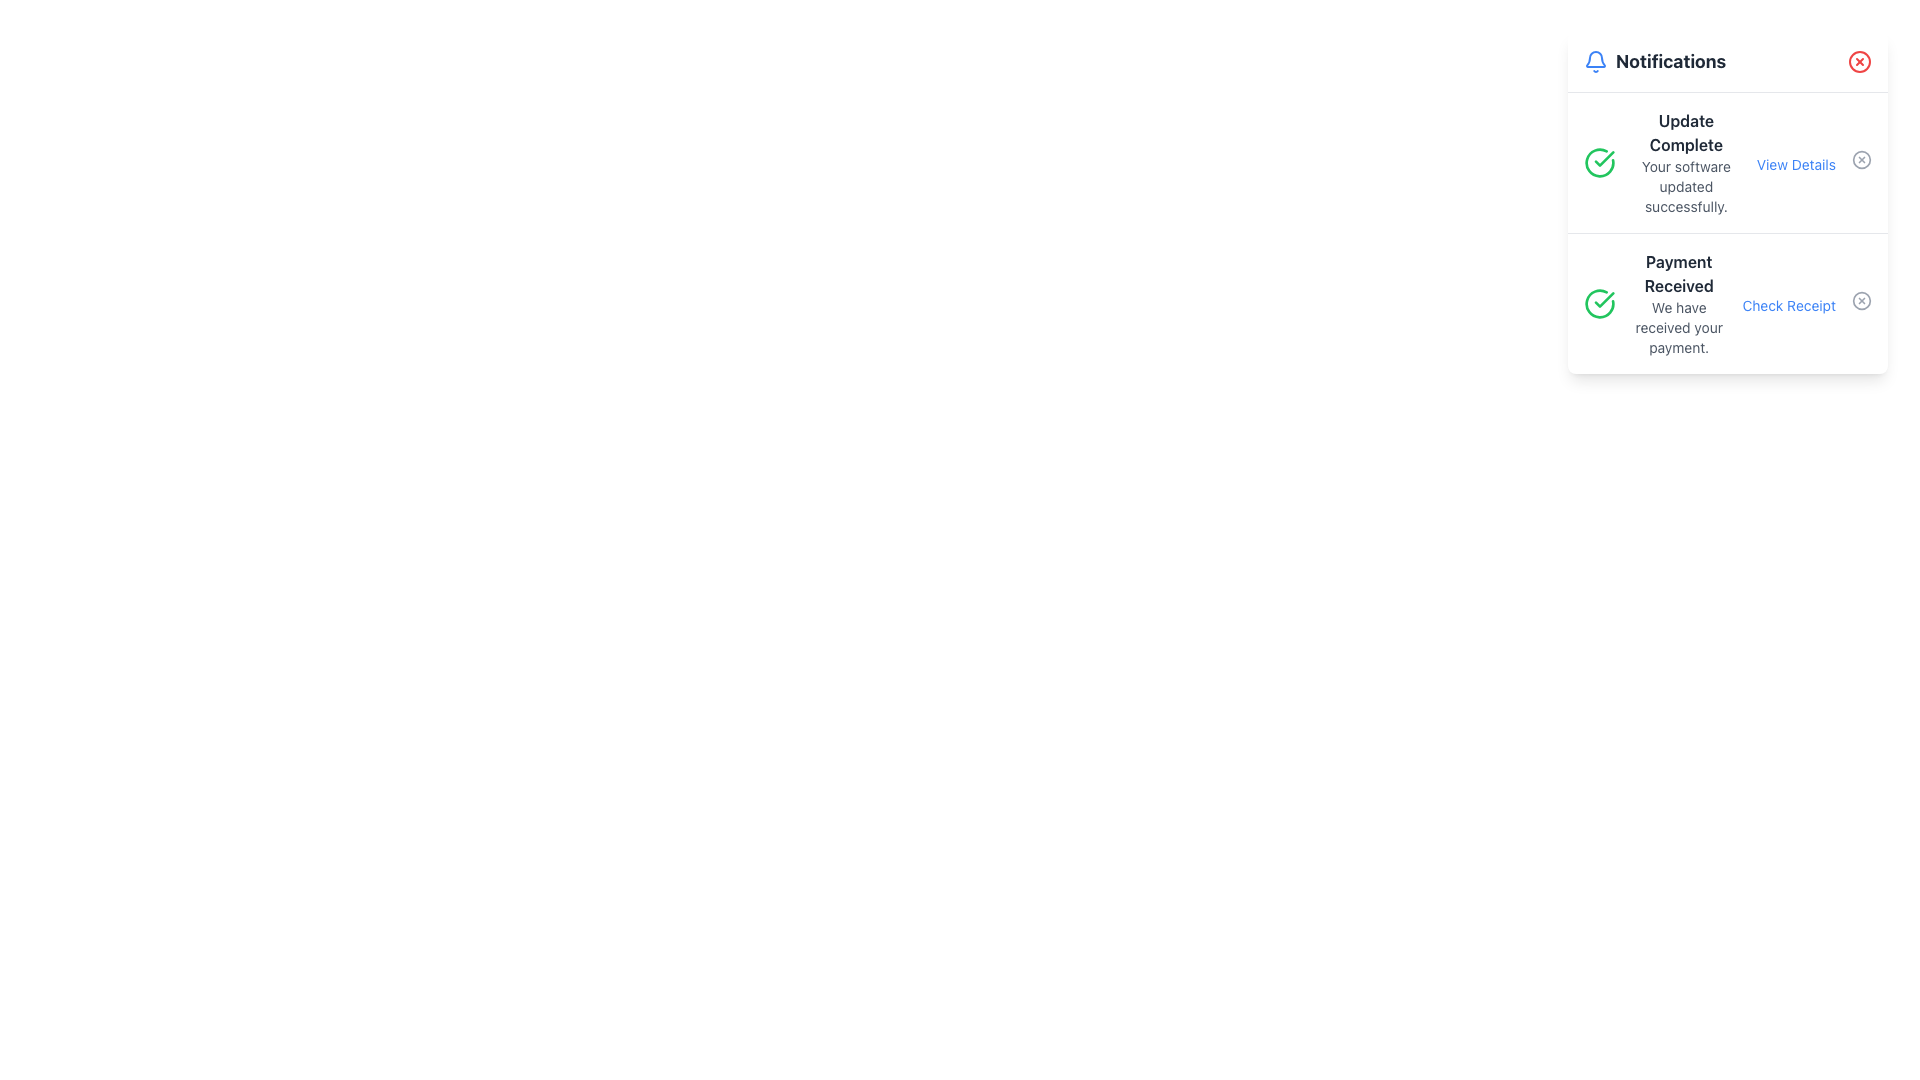 The height and width of the screenshot is (1080, 1920). What do you see at coordinates (1807, 304) in the screenshot?
I see `the interactive hyperlink labeled 'Check Receipt' located in the second section of the notification card titled 'Payment Received'` at bounding box center [1807, 304].